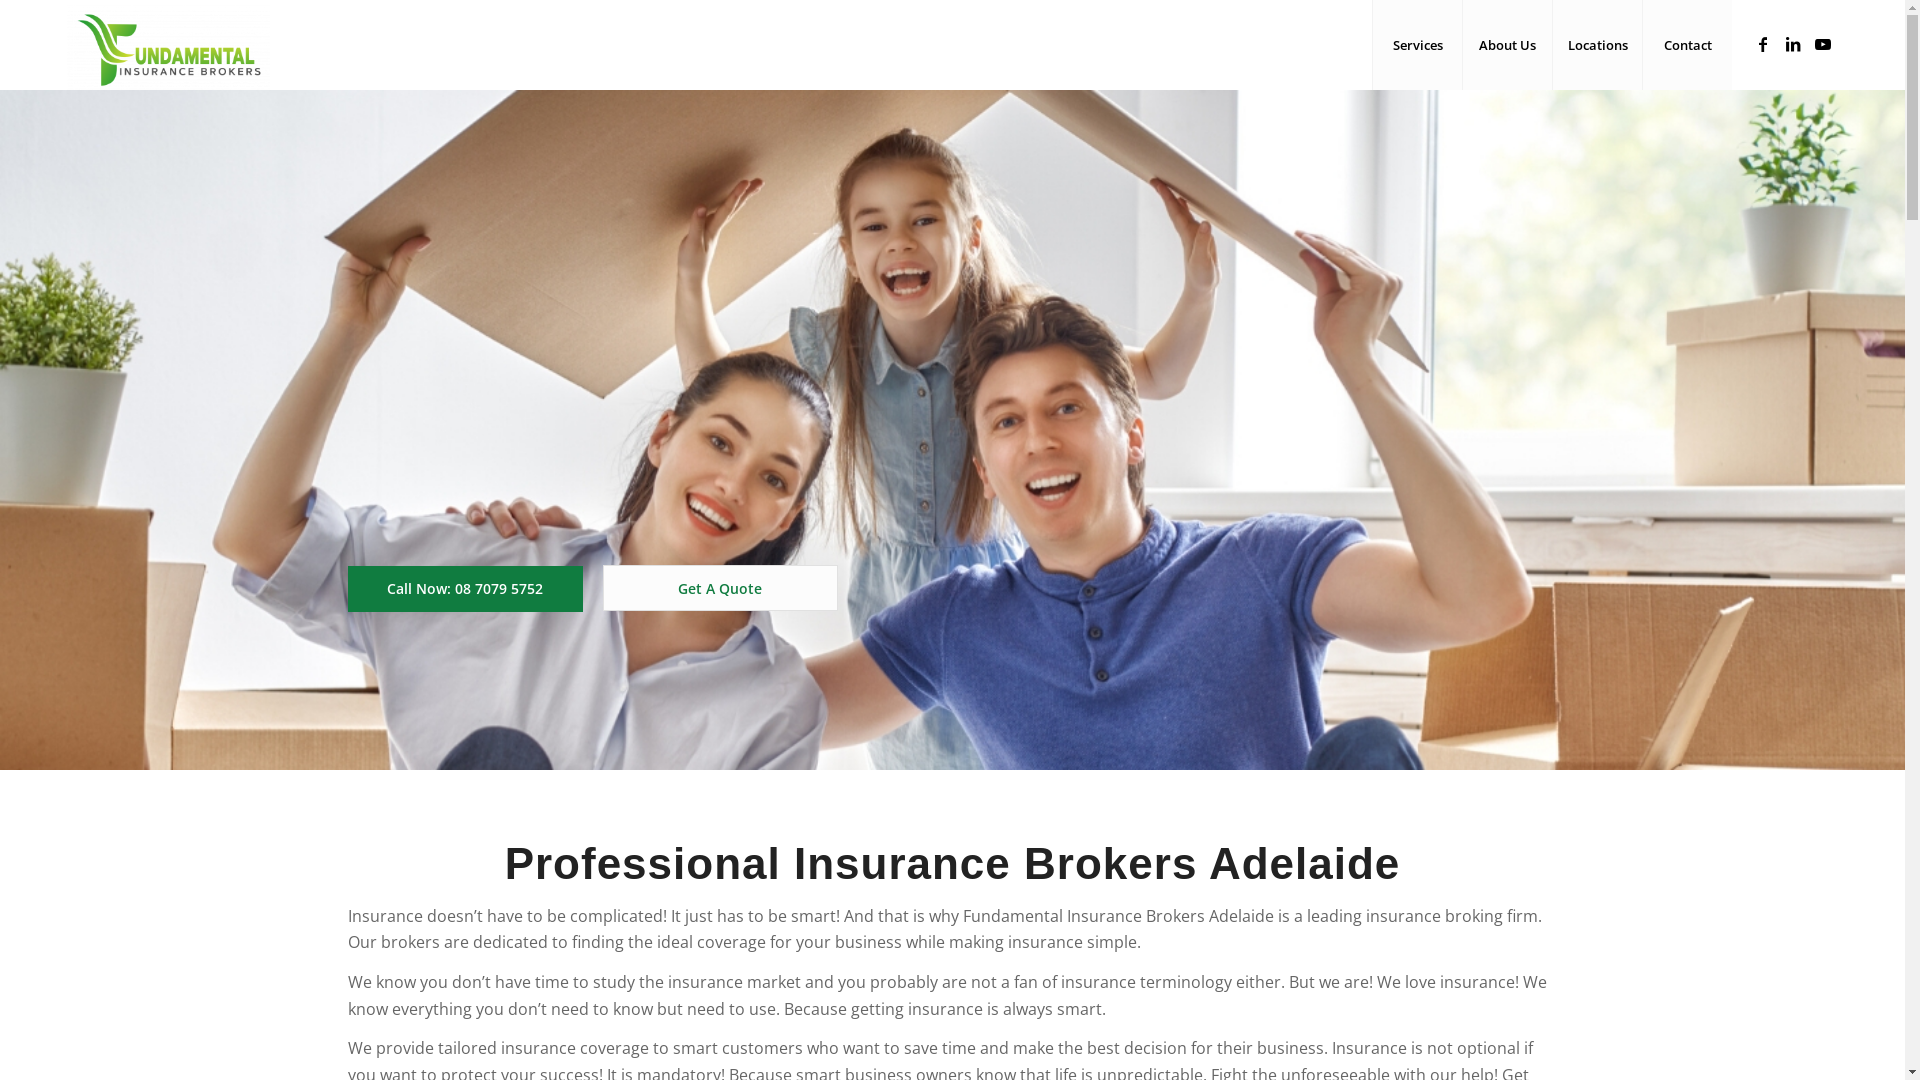 This screenshot has height=1080, width=1920. What do you see at coordinates (719, 586) in the screenshot?
I see `'Get A Quote'` at bounding box center [719, 586].